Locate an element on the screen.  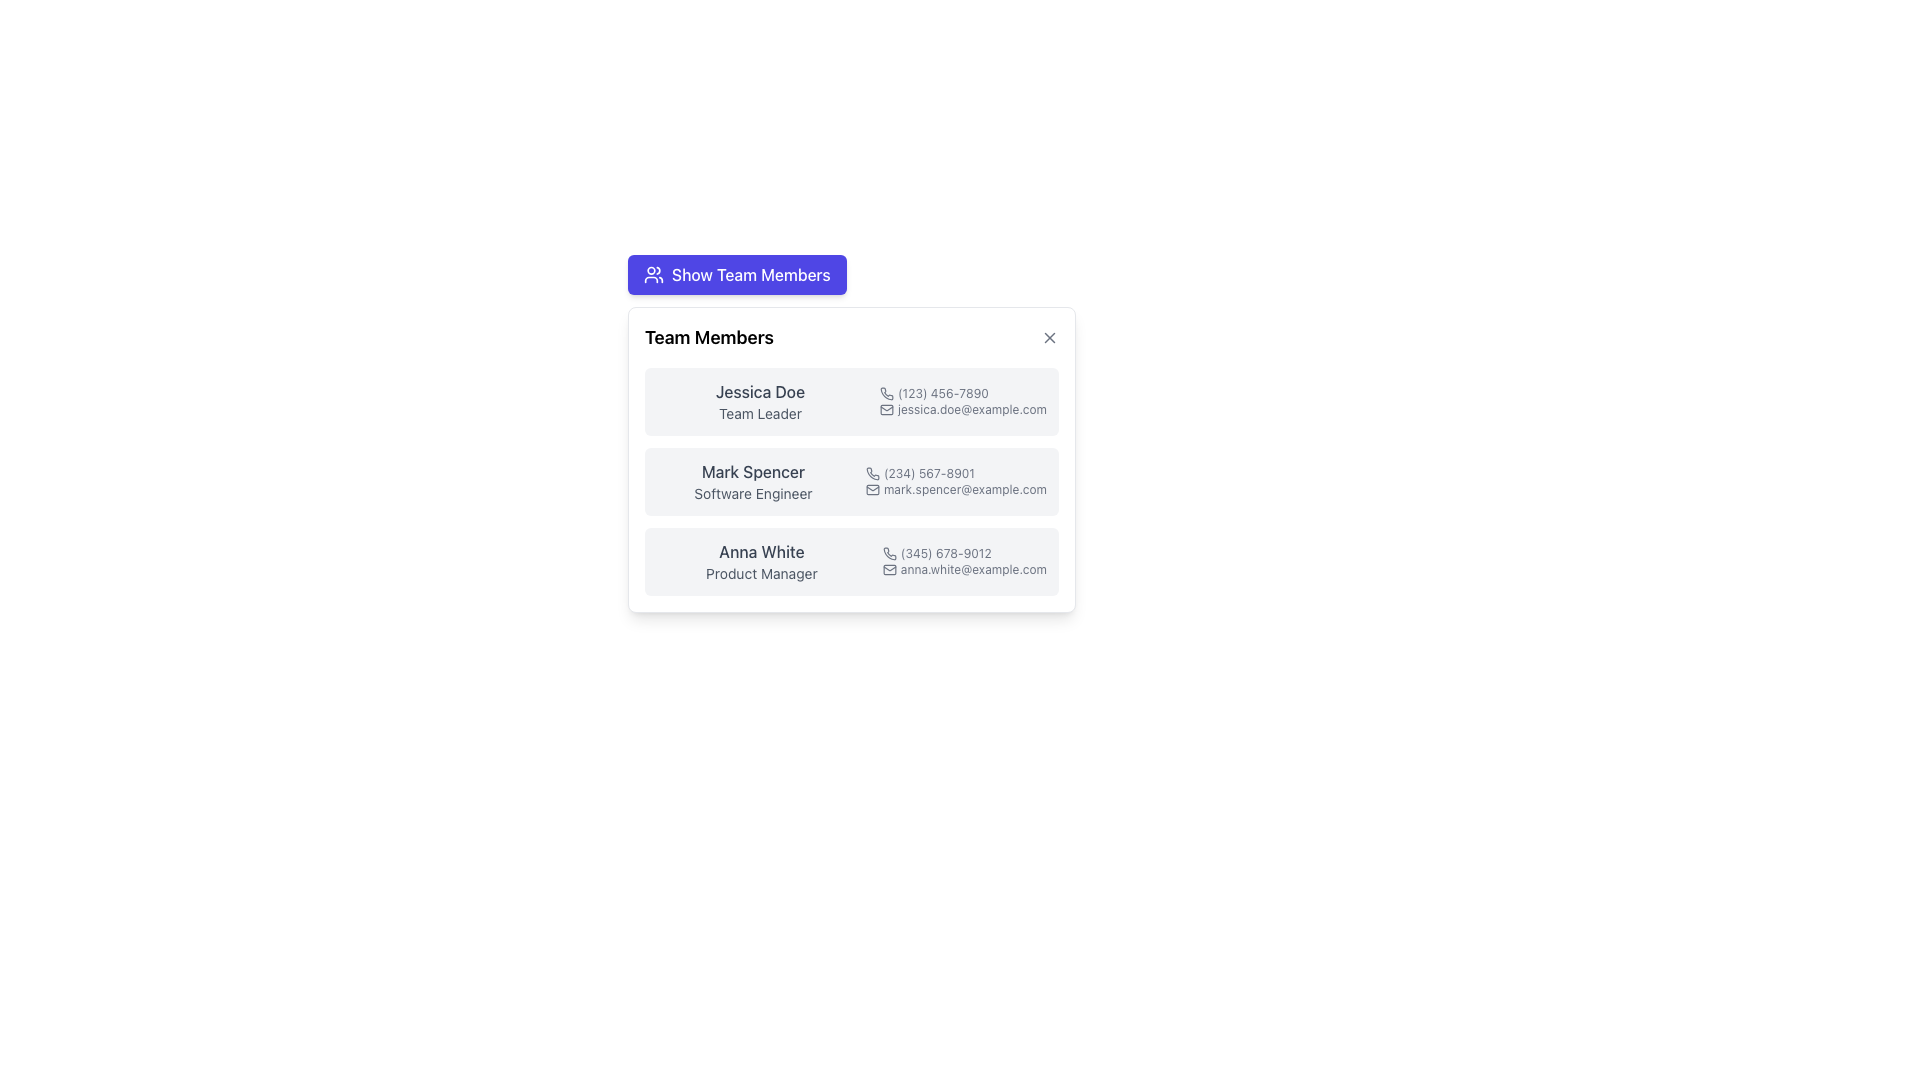
the interactive elements inside the Information card item, which is the first entry in the 'Team Members' card, displaying a light gray background with rounded corners and containing contact details is located at coordinates (851, 401).